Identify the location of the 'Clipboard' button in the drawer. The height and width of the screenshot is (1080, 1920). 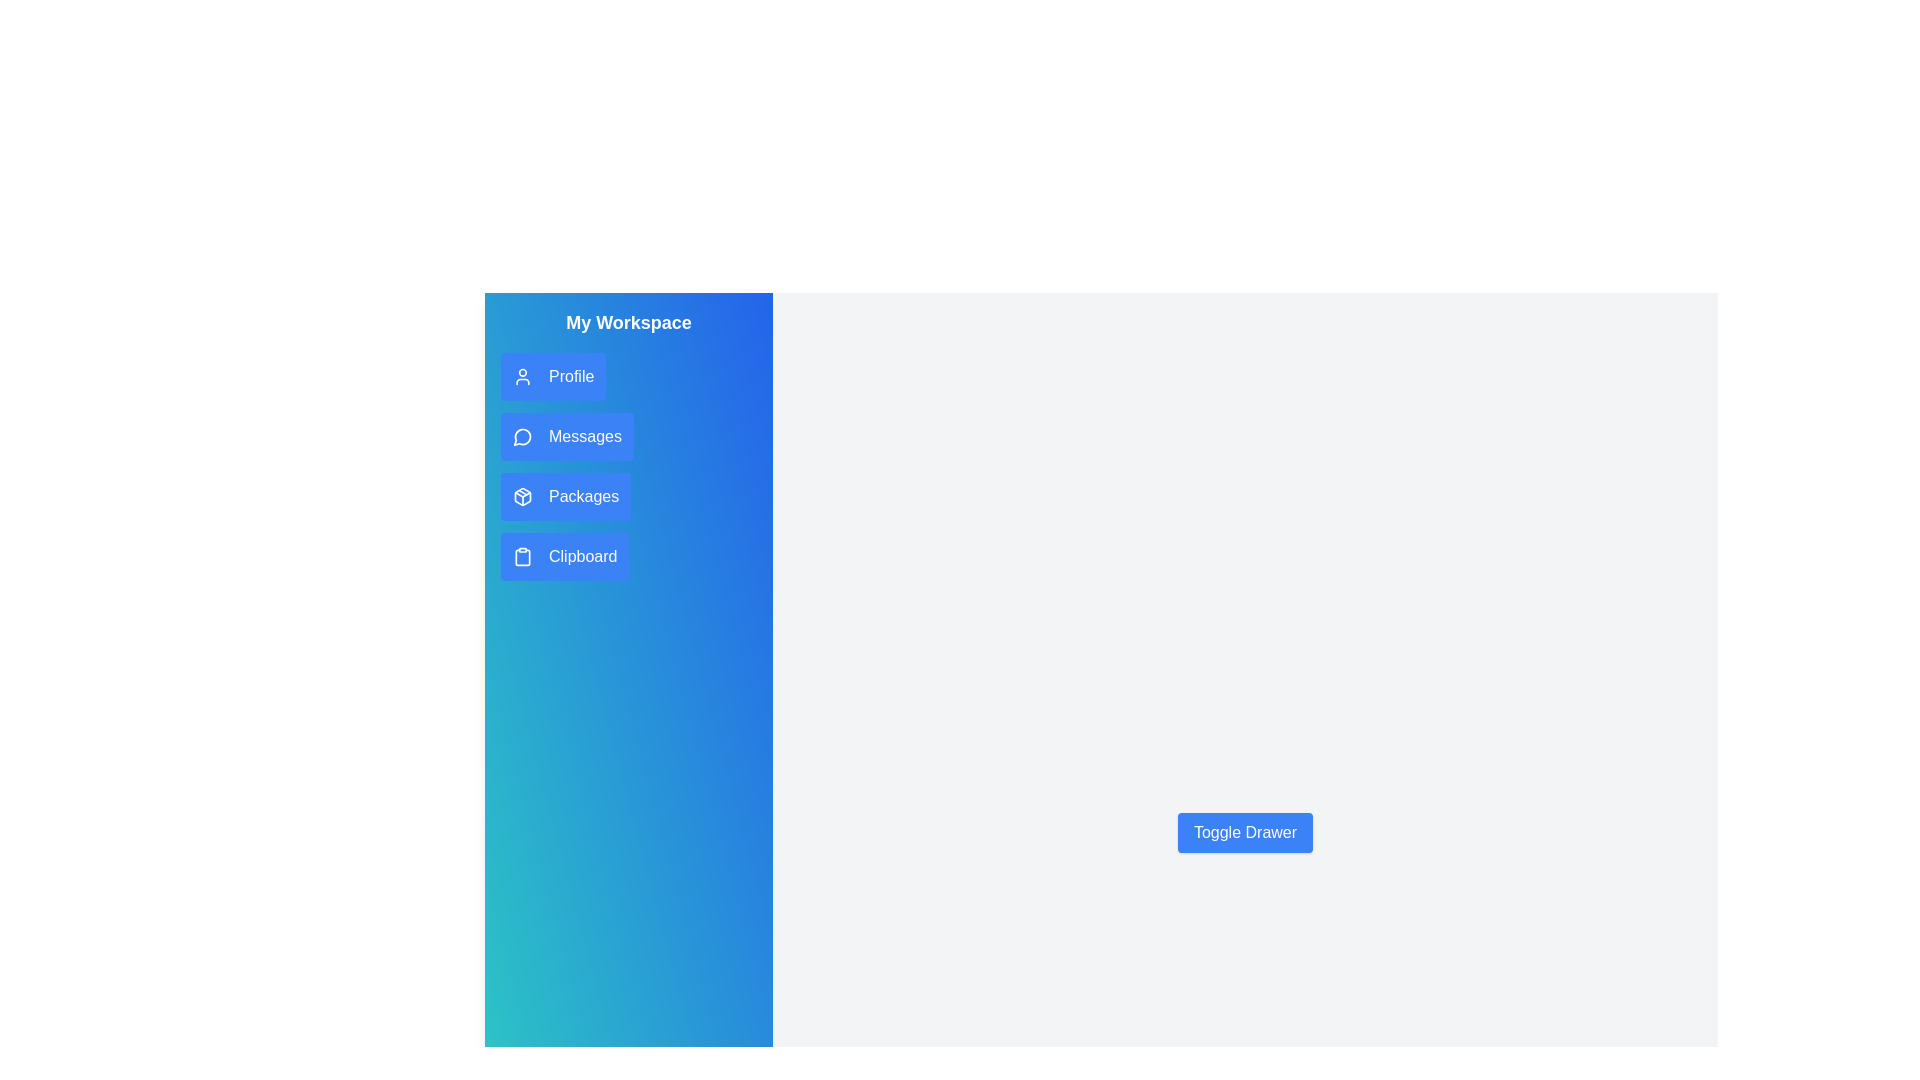
(564, 556).